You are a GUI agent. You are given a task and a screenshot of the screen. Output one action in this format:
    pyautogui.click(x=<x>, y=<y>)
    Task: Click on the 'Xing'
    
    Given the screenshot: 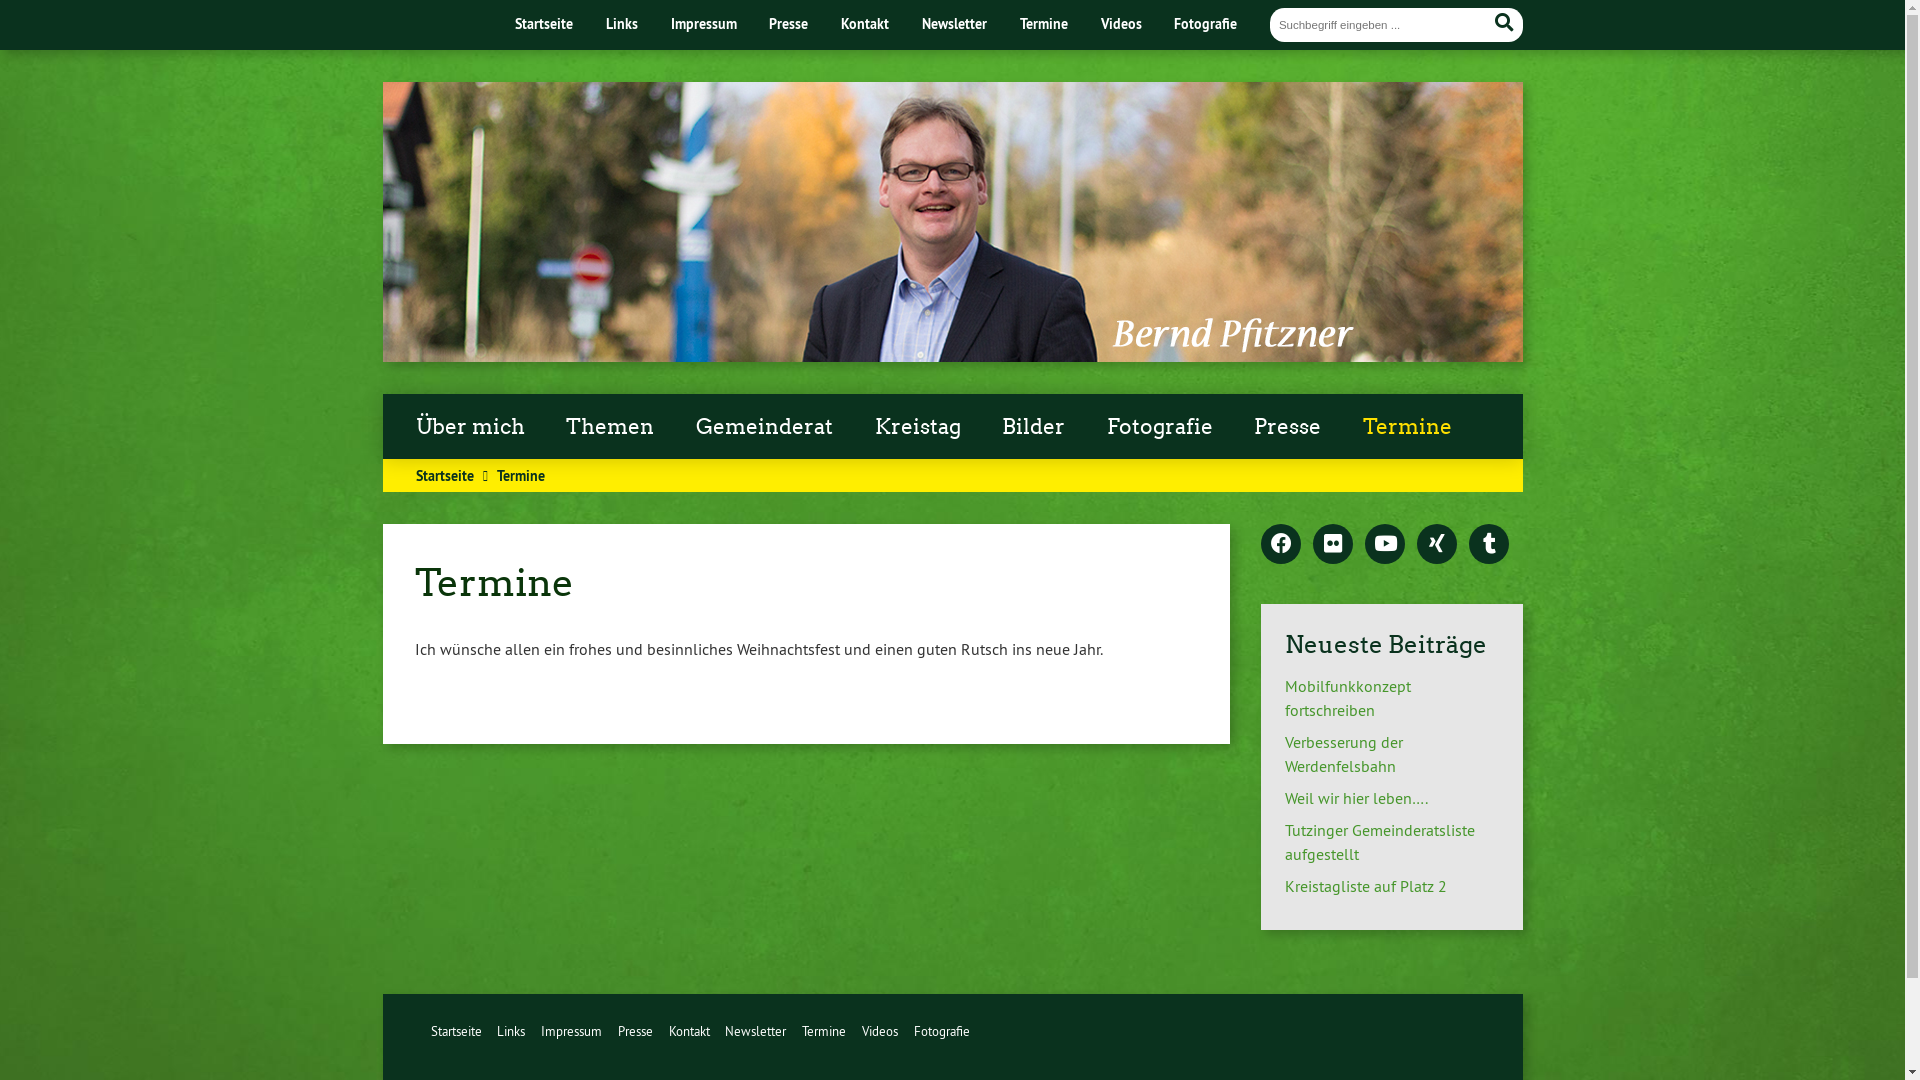 What is the action you would take?
    pyautogui.click(x=1415, y=544)
    